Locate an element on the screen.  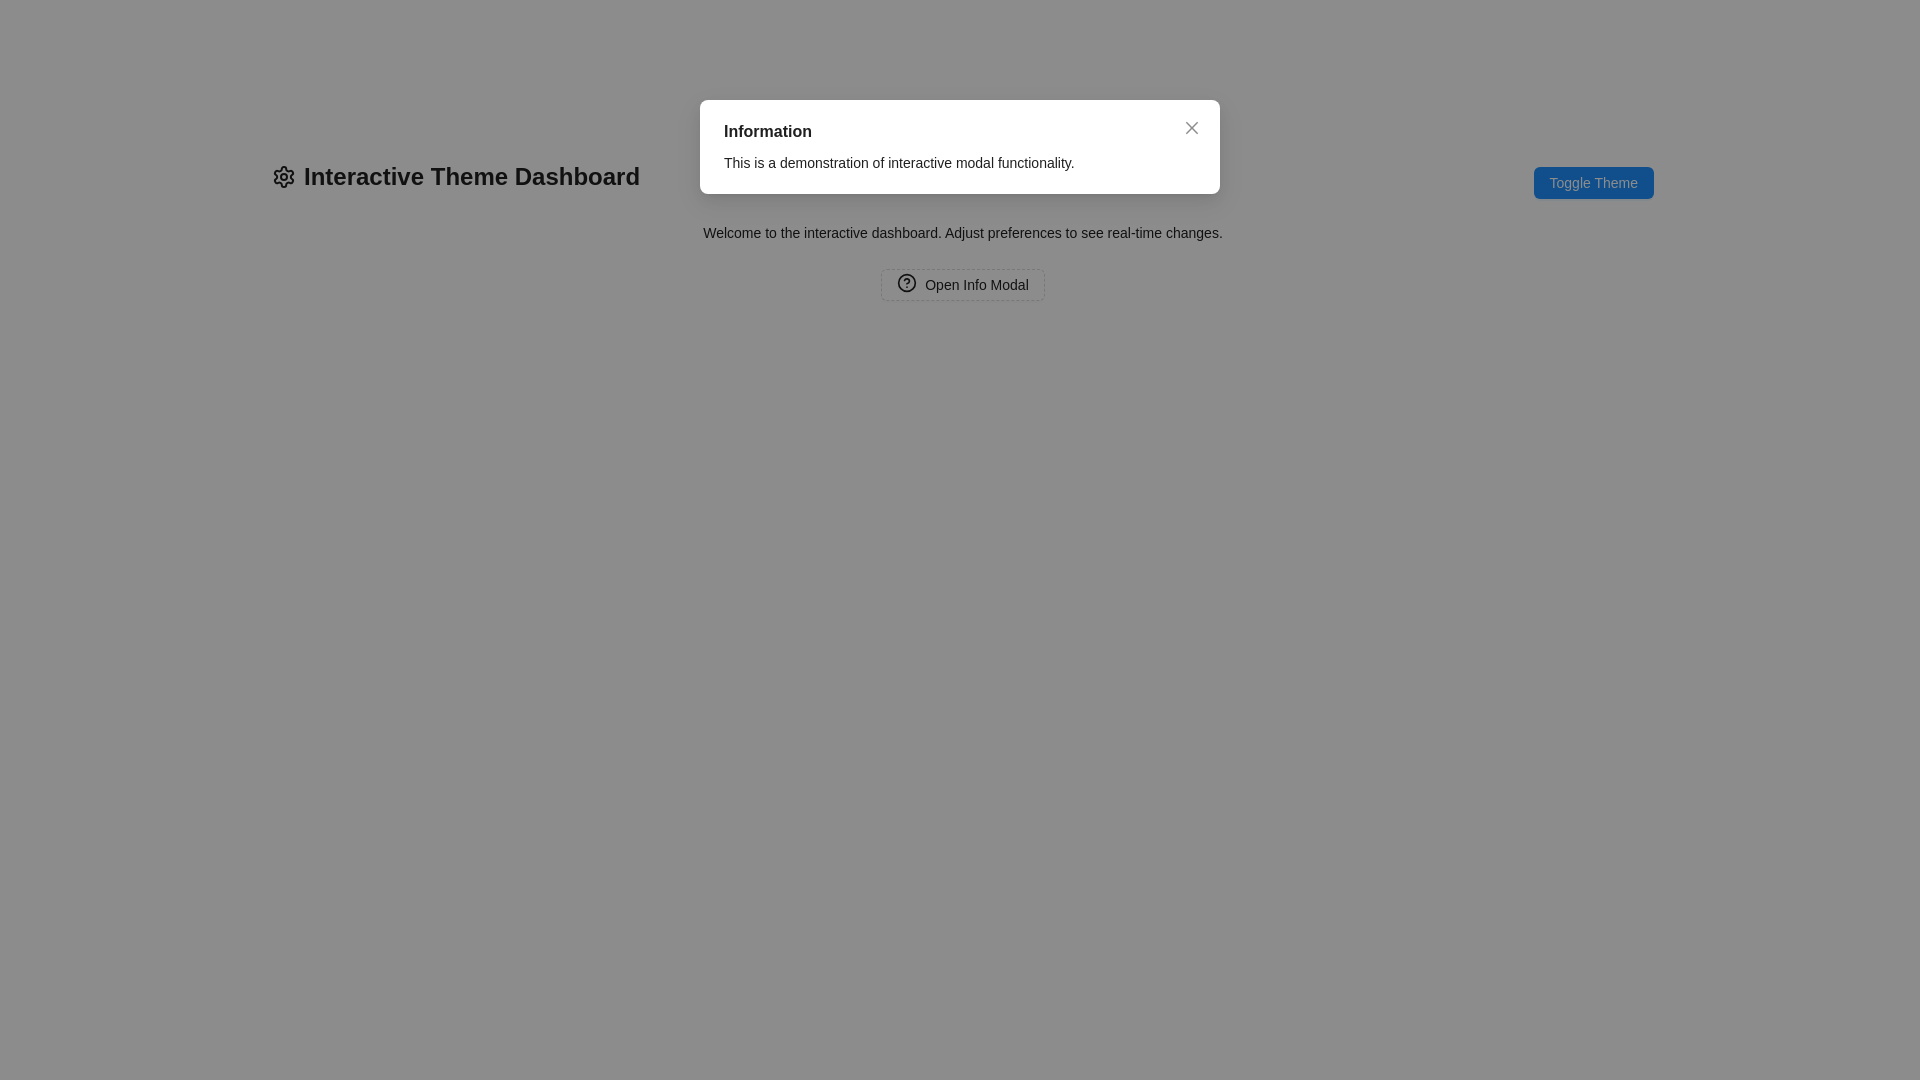
the settings icon represented as a gear-shaped vector graphic, located on the left side of the interface, slightly above the midline is located at coordinates (282, 176).